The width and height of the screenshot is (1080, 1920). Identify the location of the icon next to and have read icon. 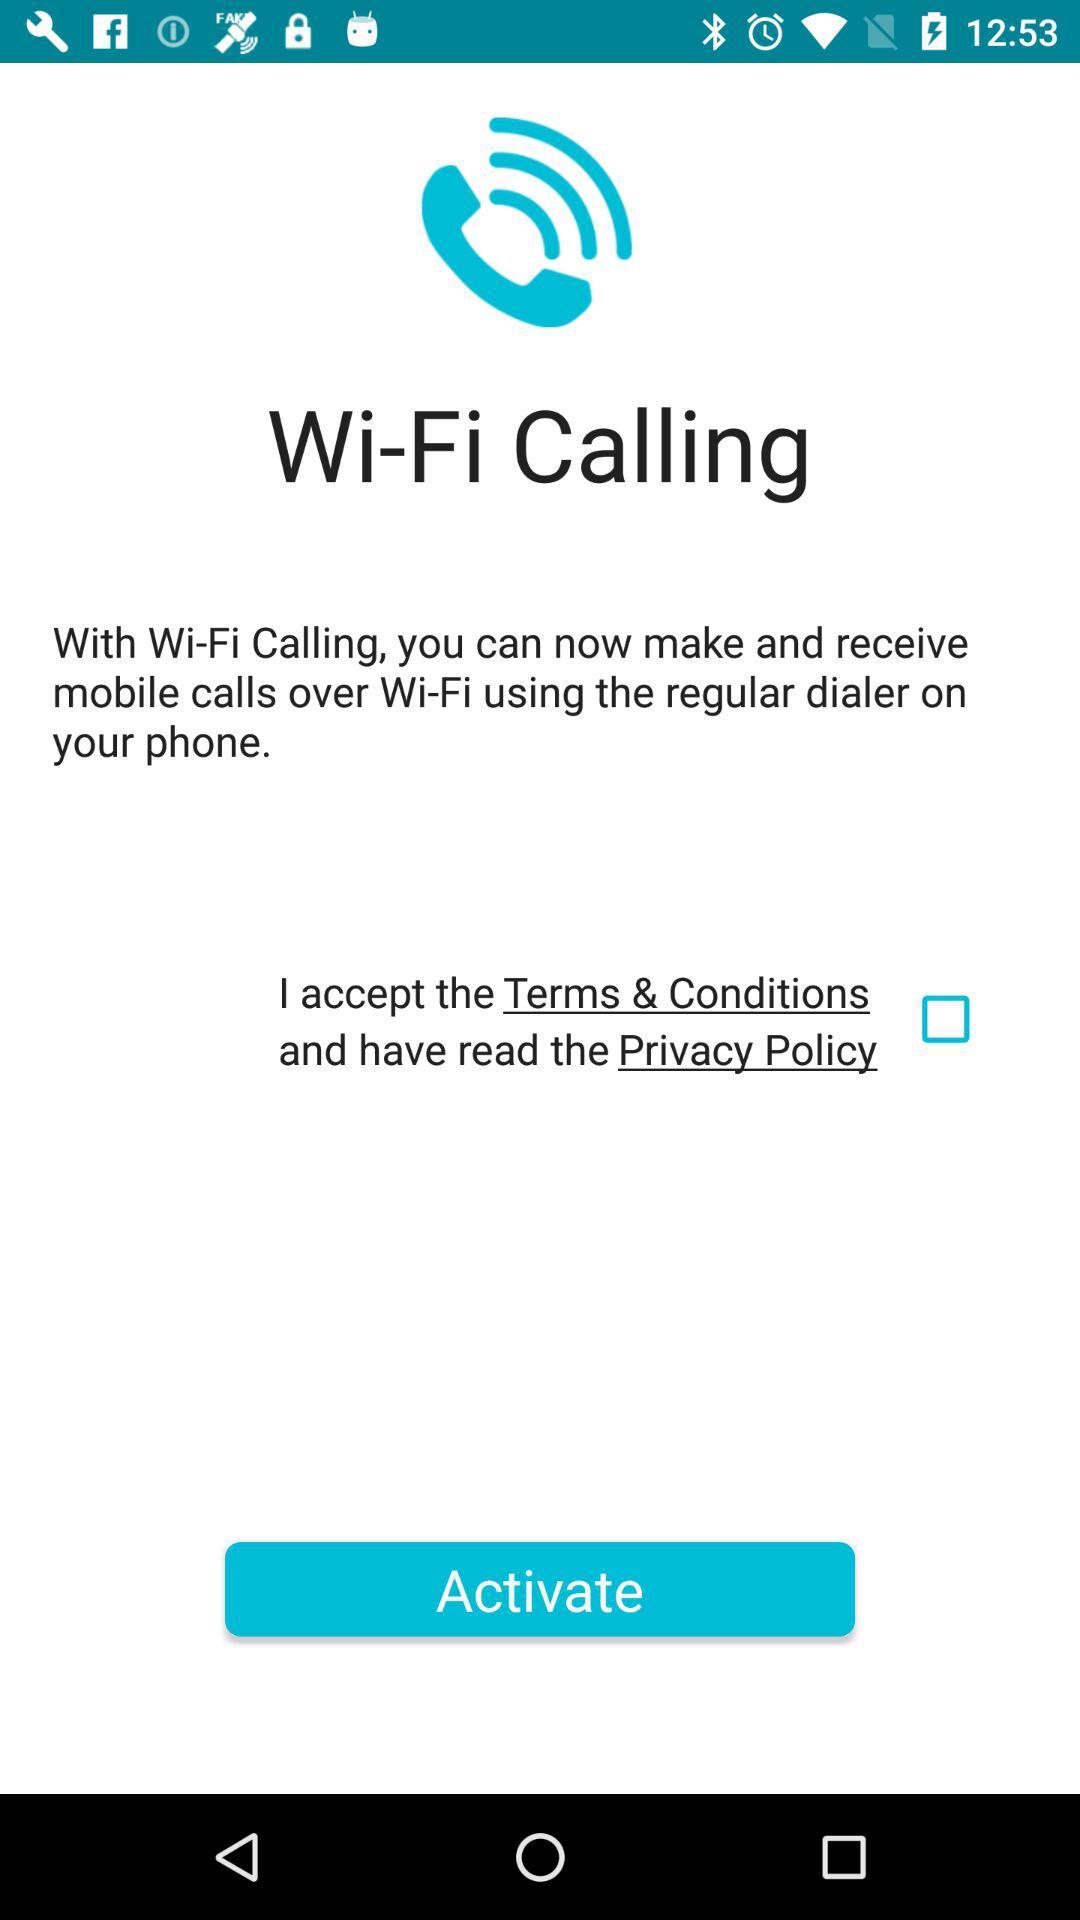
(747, 1047).